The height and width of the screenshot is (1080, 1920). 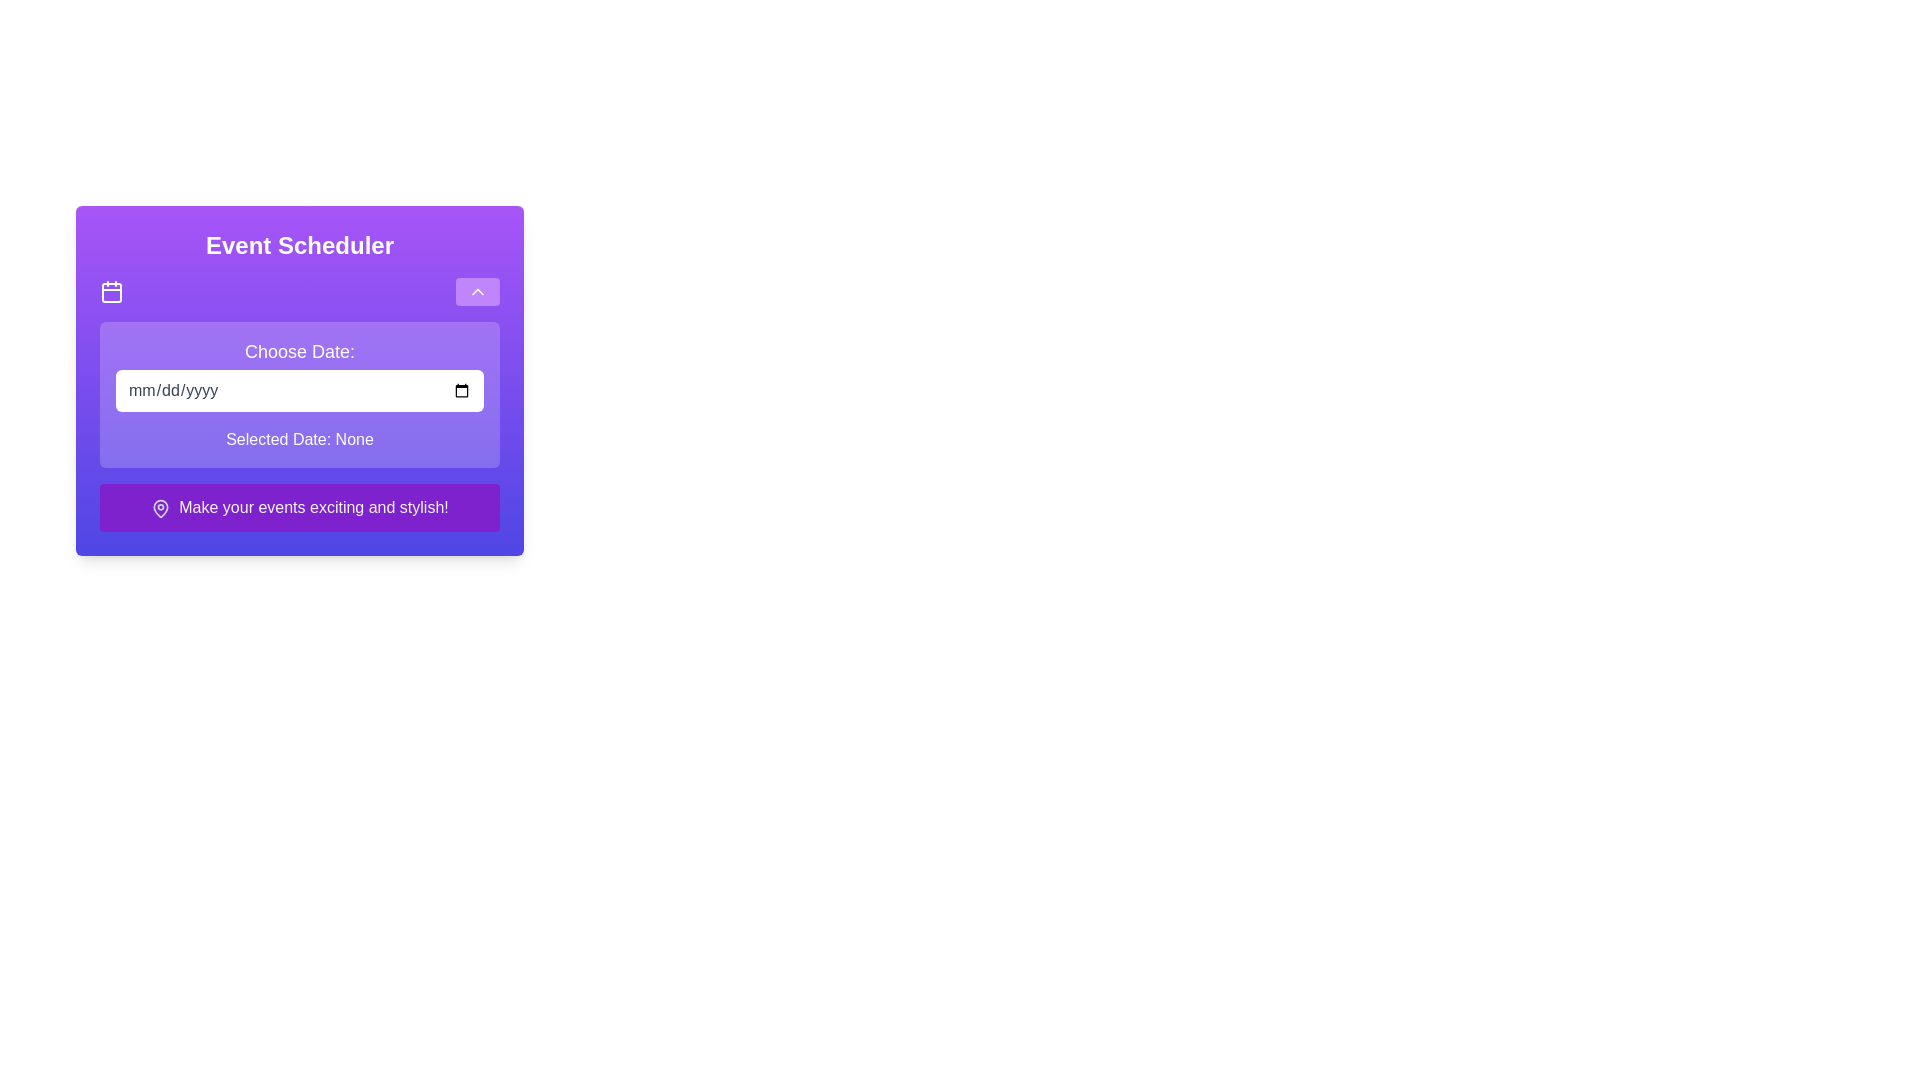 I want to click on the header element displaying 'Event Scheduler' in bold, large white font on a gradient purple background, so click(x=298, y=245).